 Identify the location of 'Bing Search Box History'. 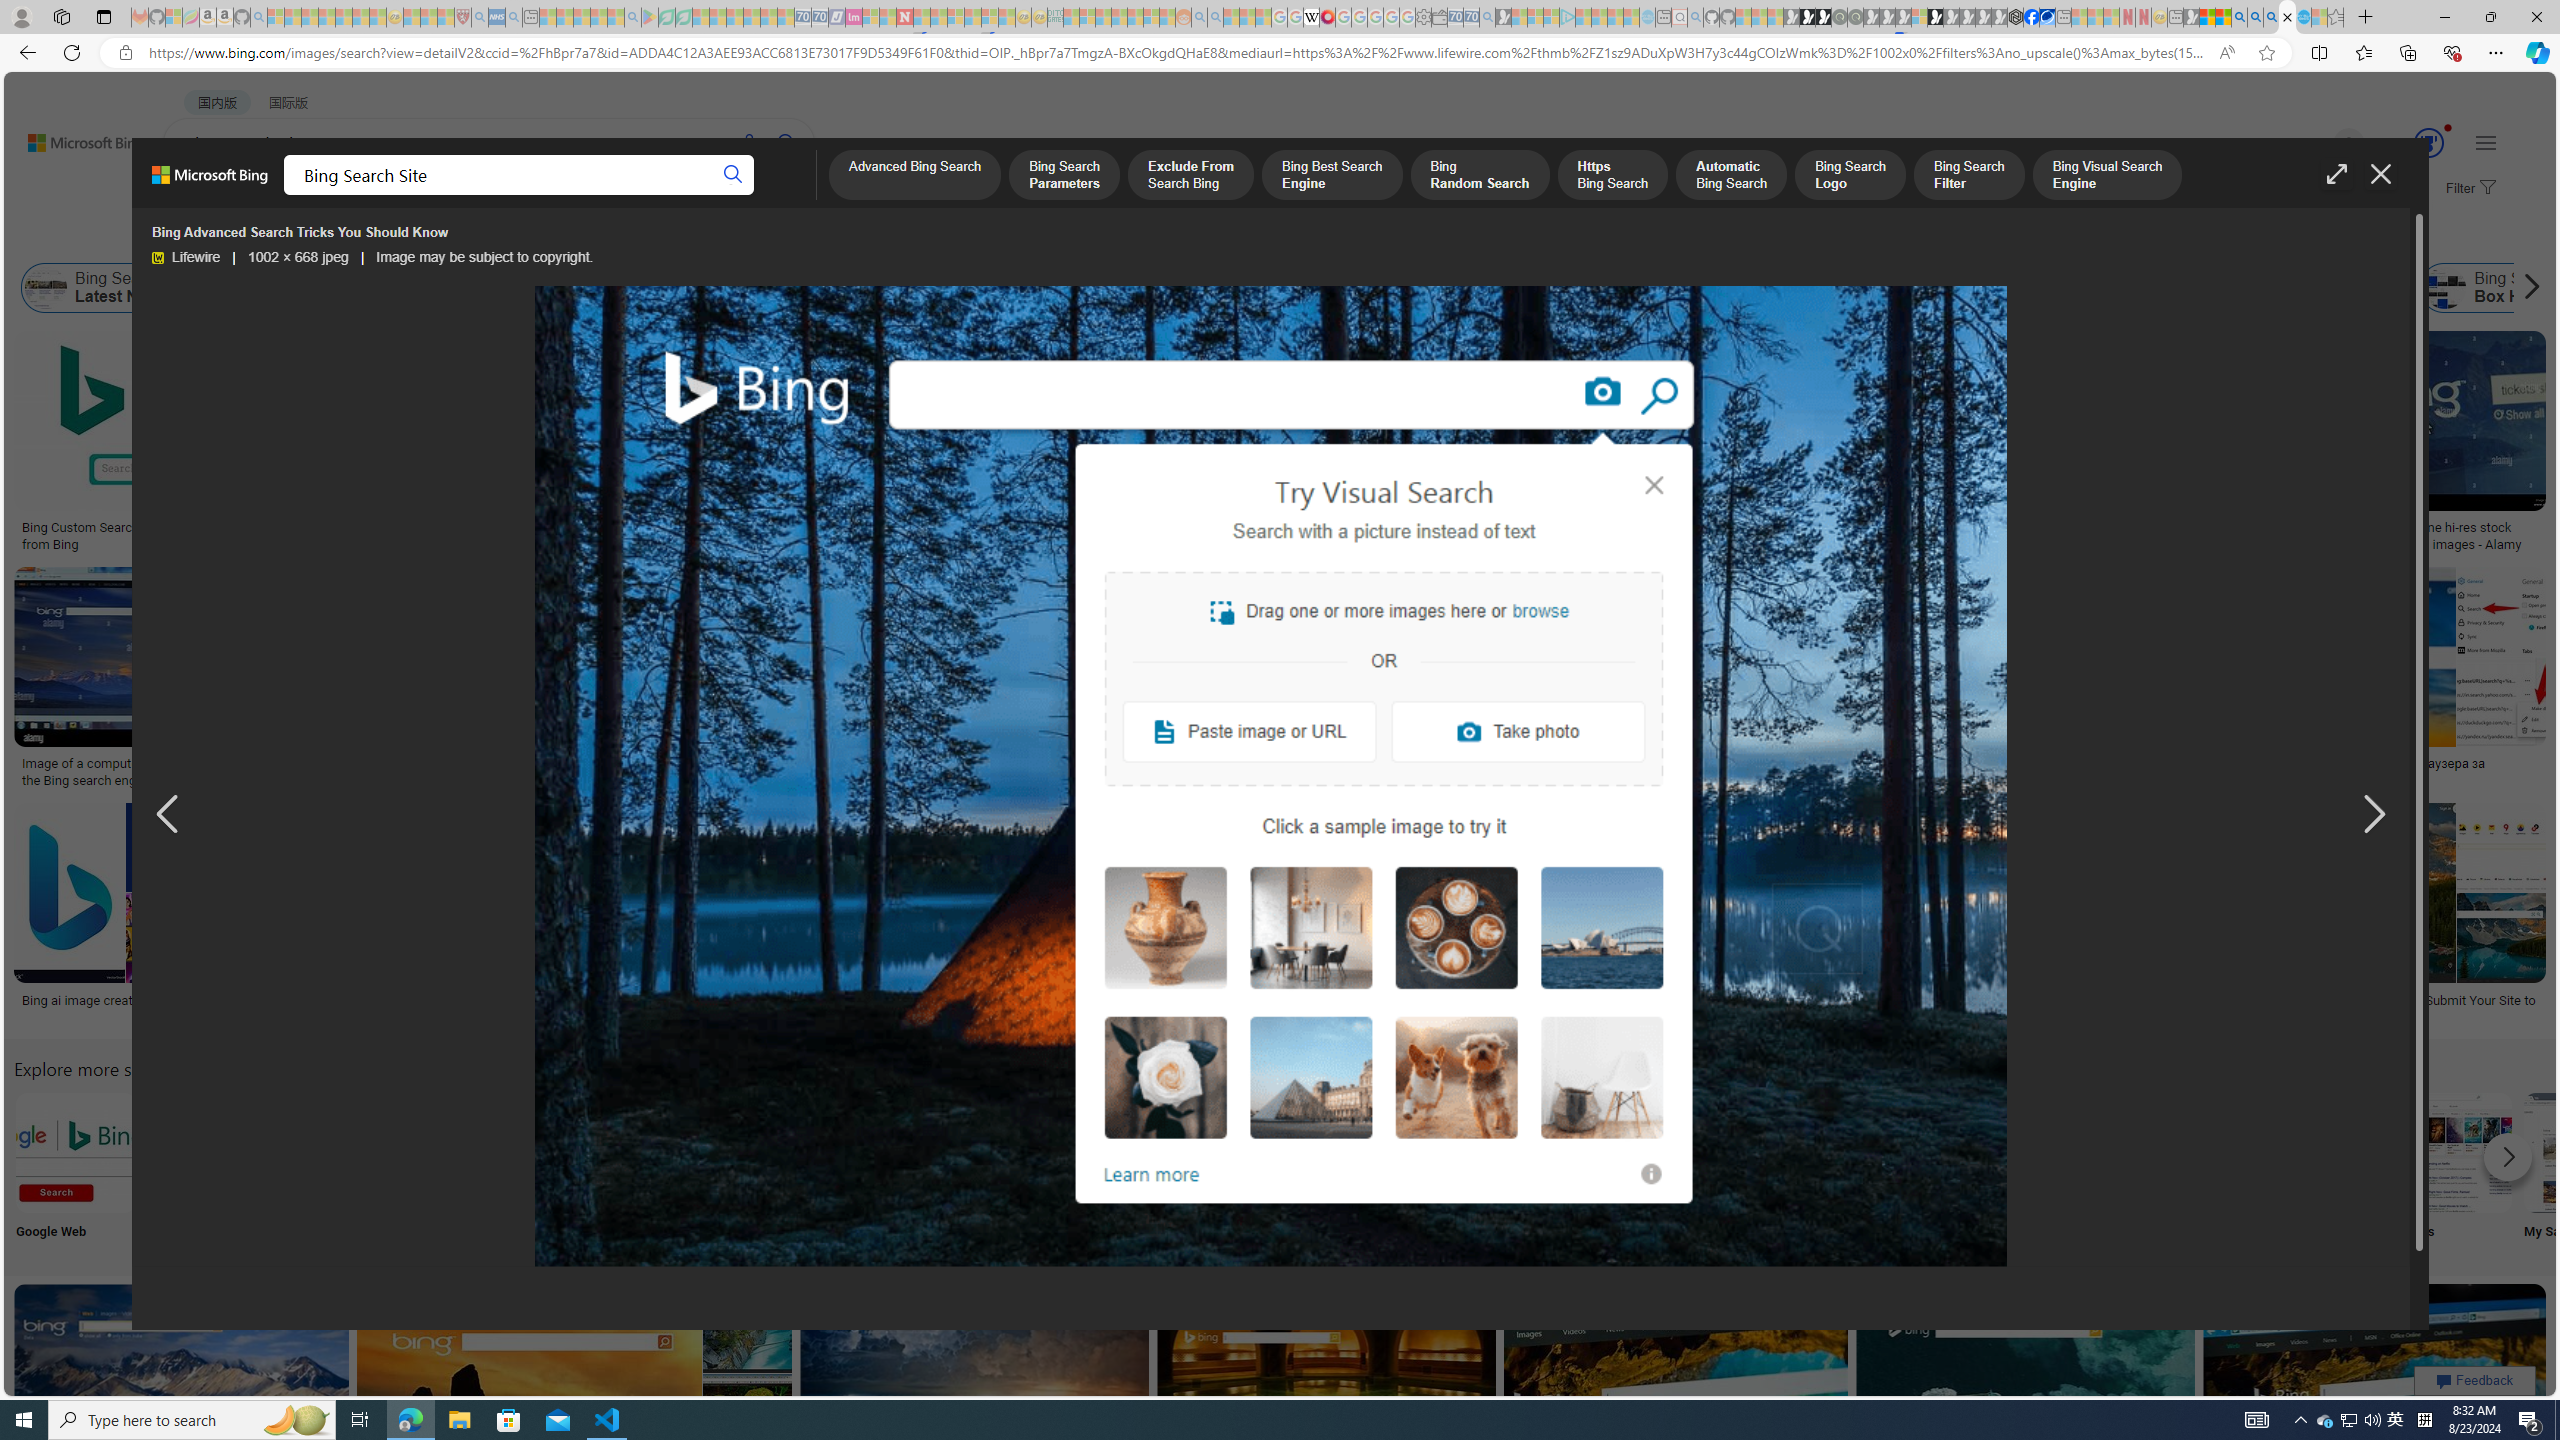
(2445, 287).